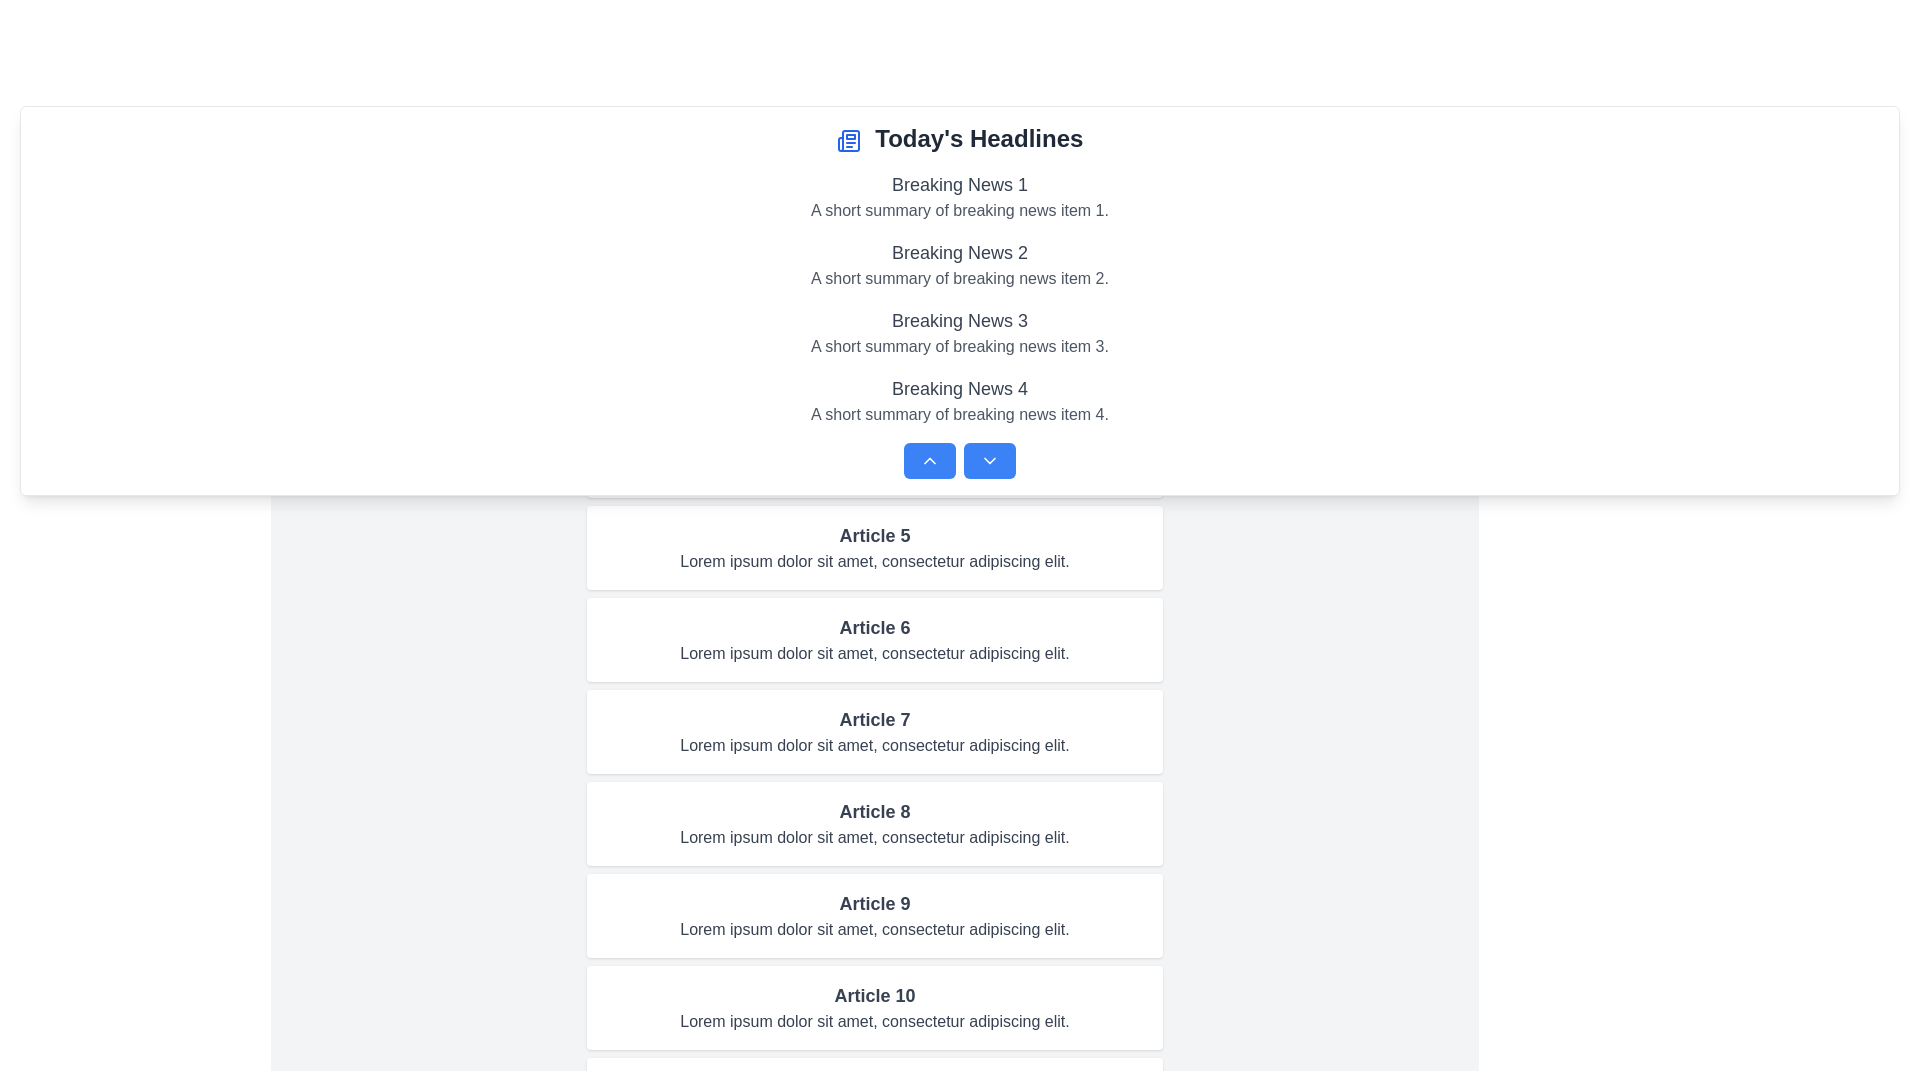 The height and width of the screenshot is (1080, 1920). What do you see at coordinates (960, 211) in the screenshot?
I see `the text label displaying 'A short summary of breaking news item 1.' which is positioned below the heading 'Breaking News 1'` at bounding box center [960, 211].